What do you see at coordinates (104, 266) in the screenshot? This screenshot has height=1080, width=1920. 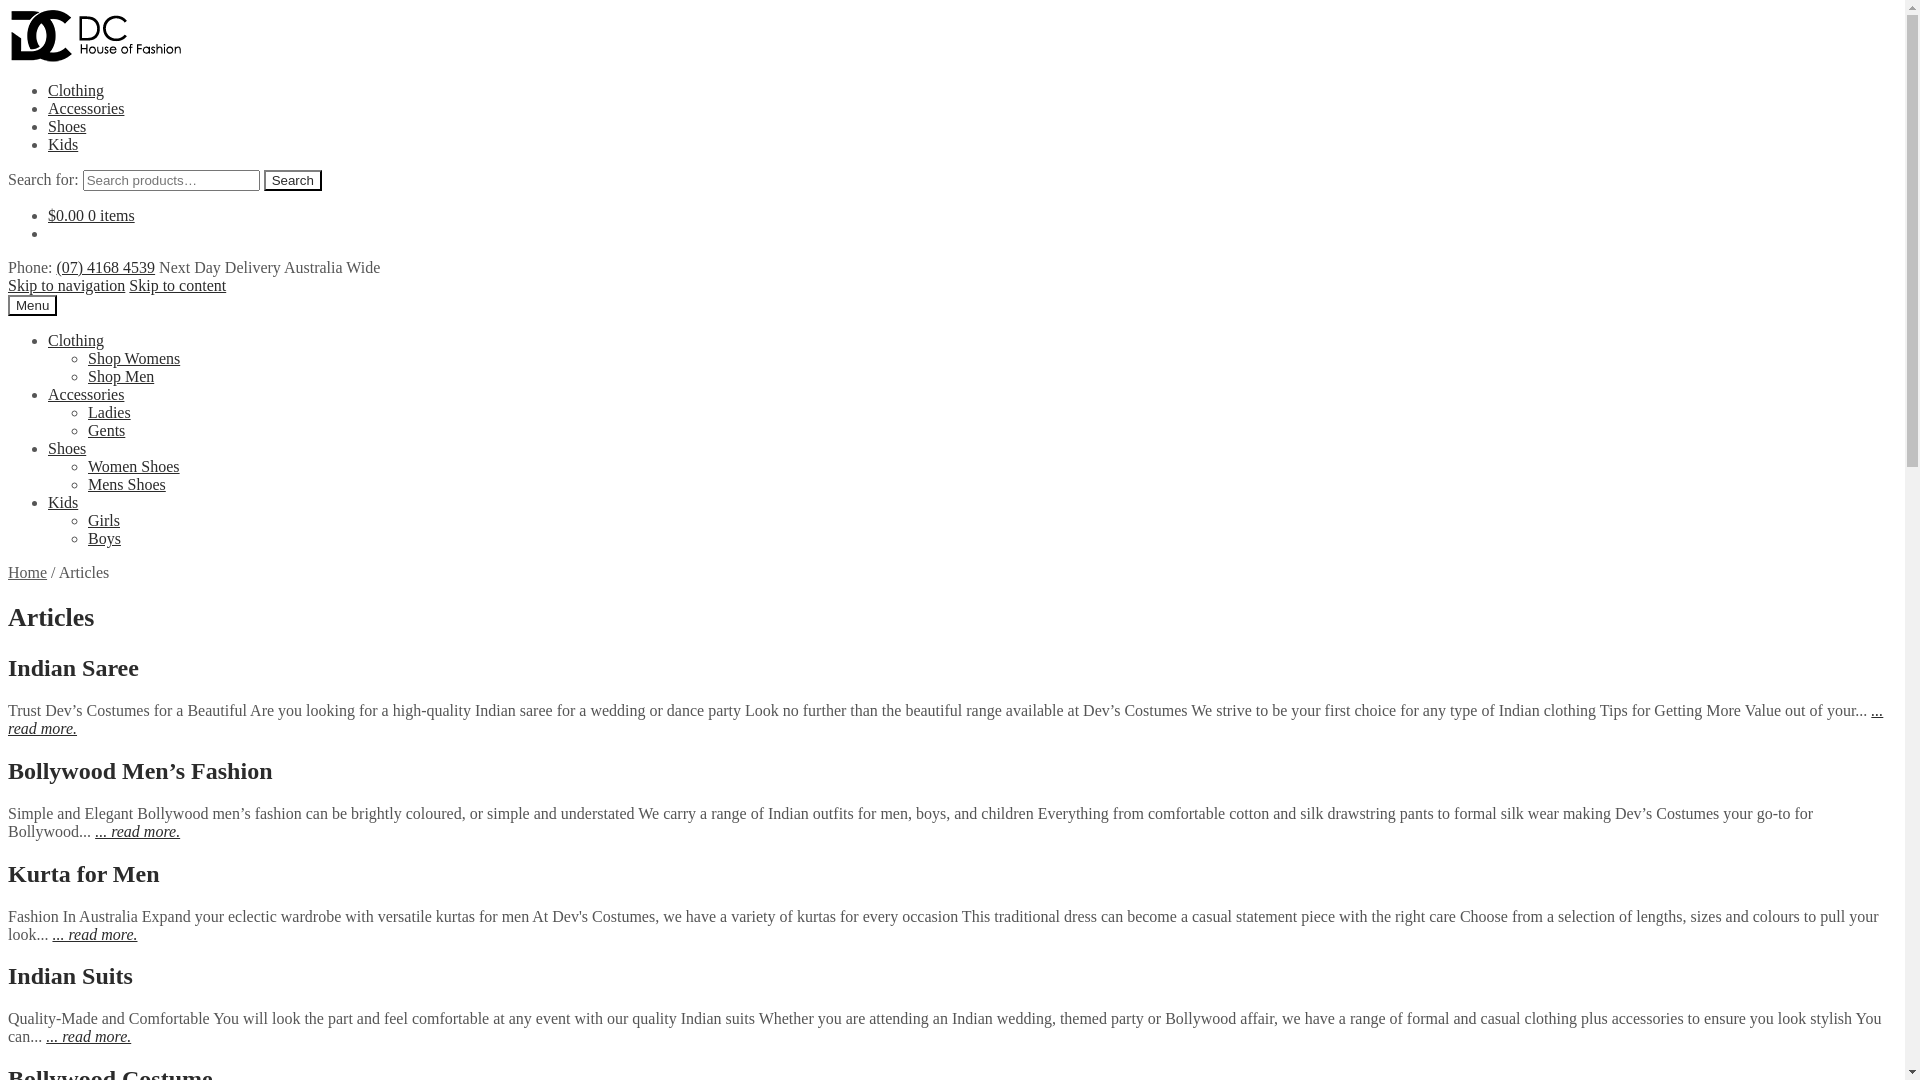 I see `'(07) 4168 4539'` at bounding box center [104, 266].